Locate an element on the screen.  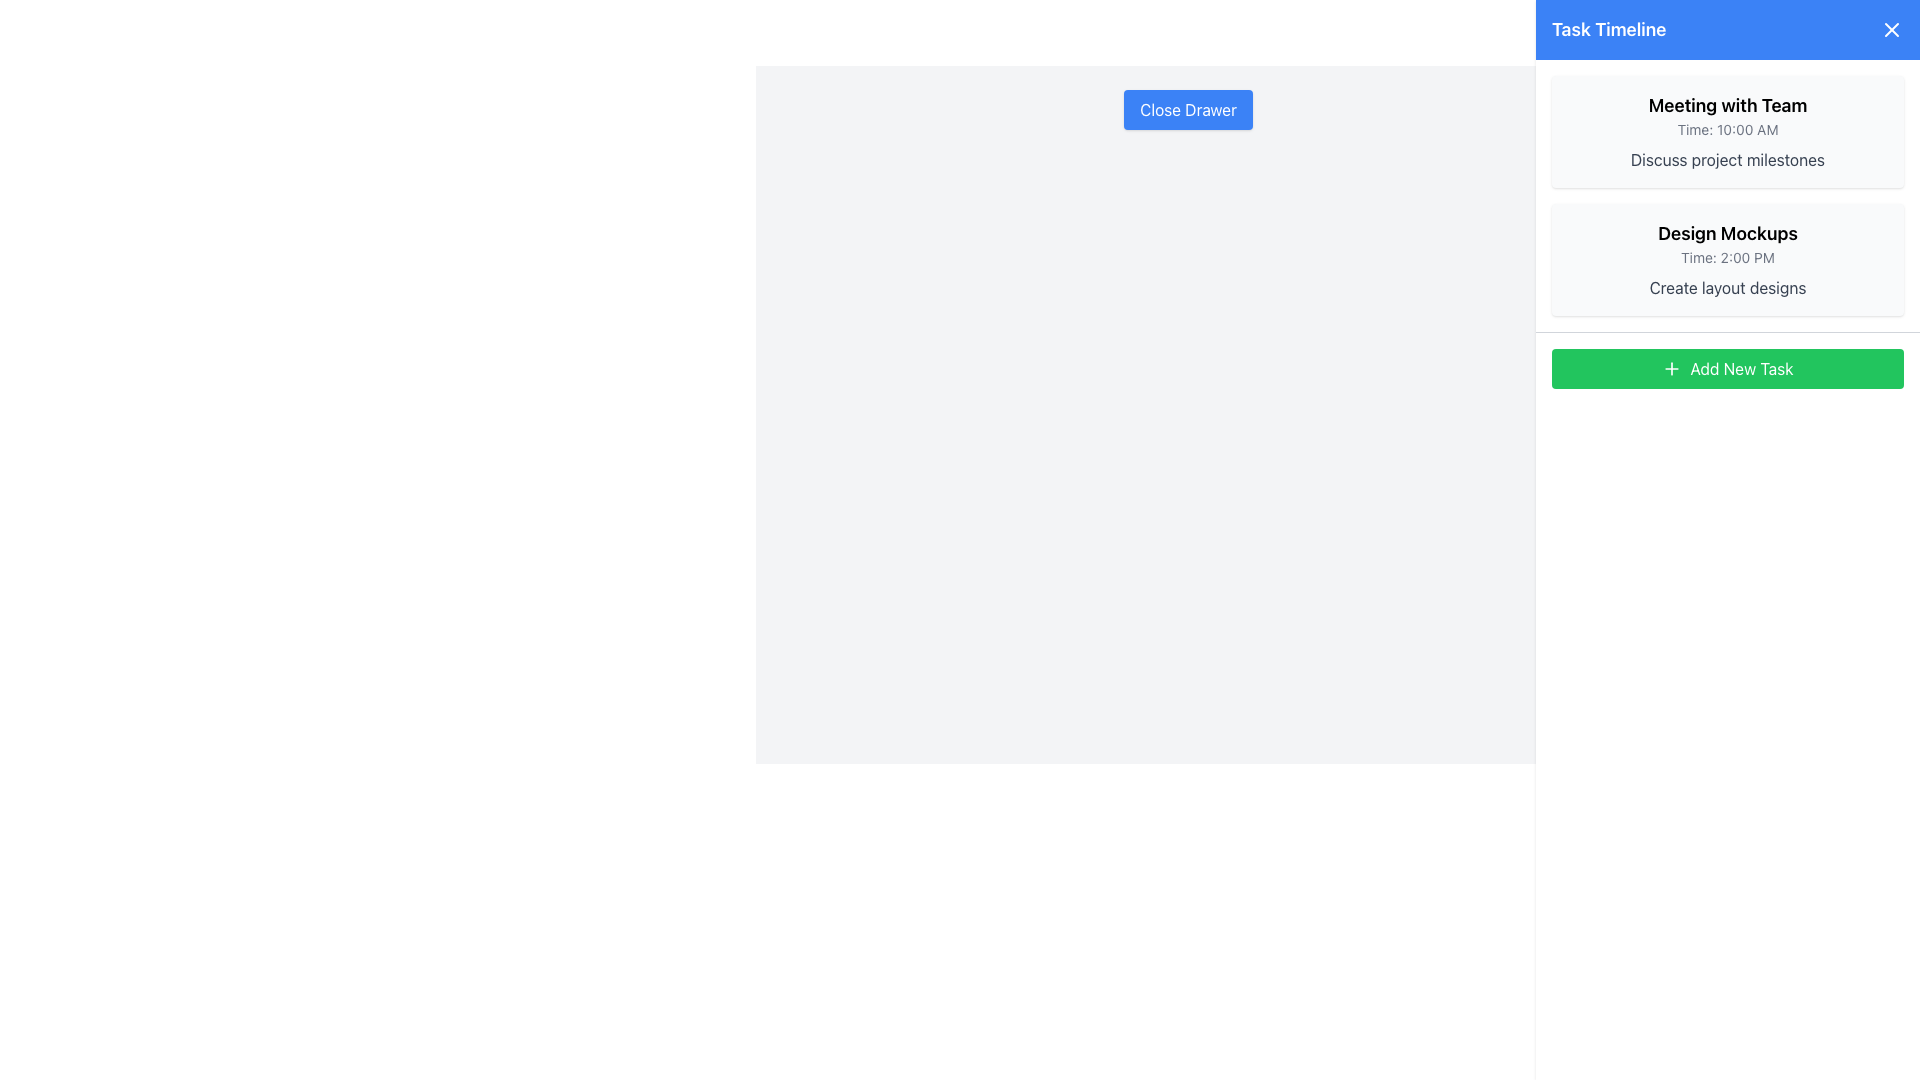
the second task summary card in the sidebar is located at coordinates (1727, 258).